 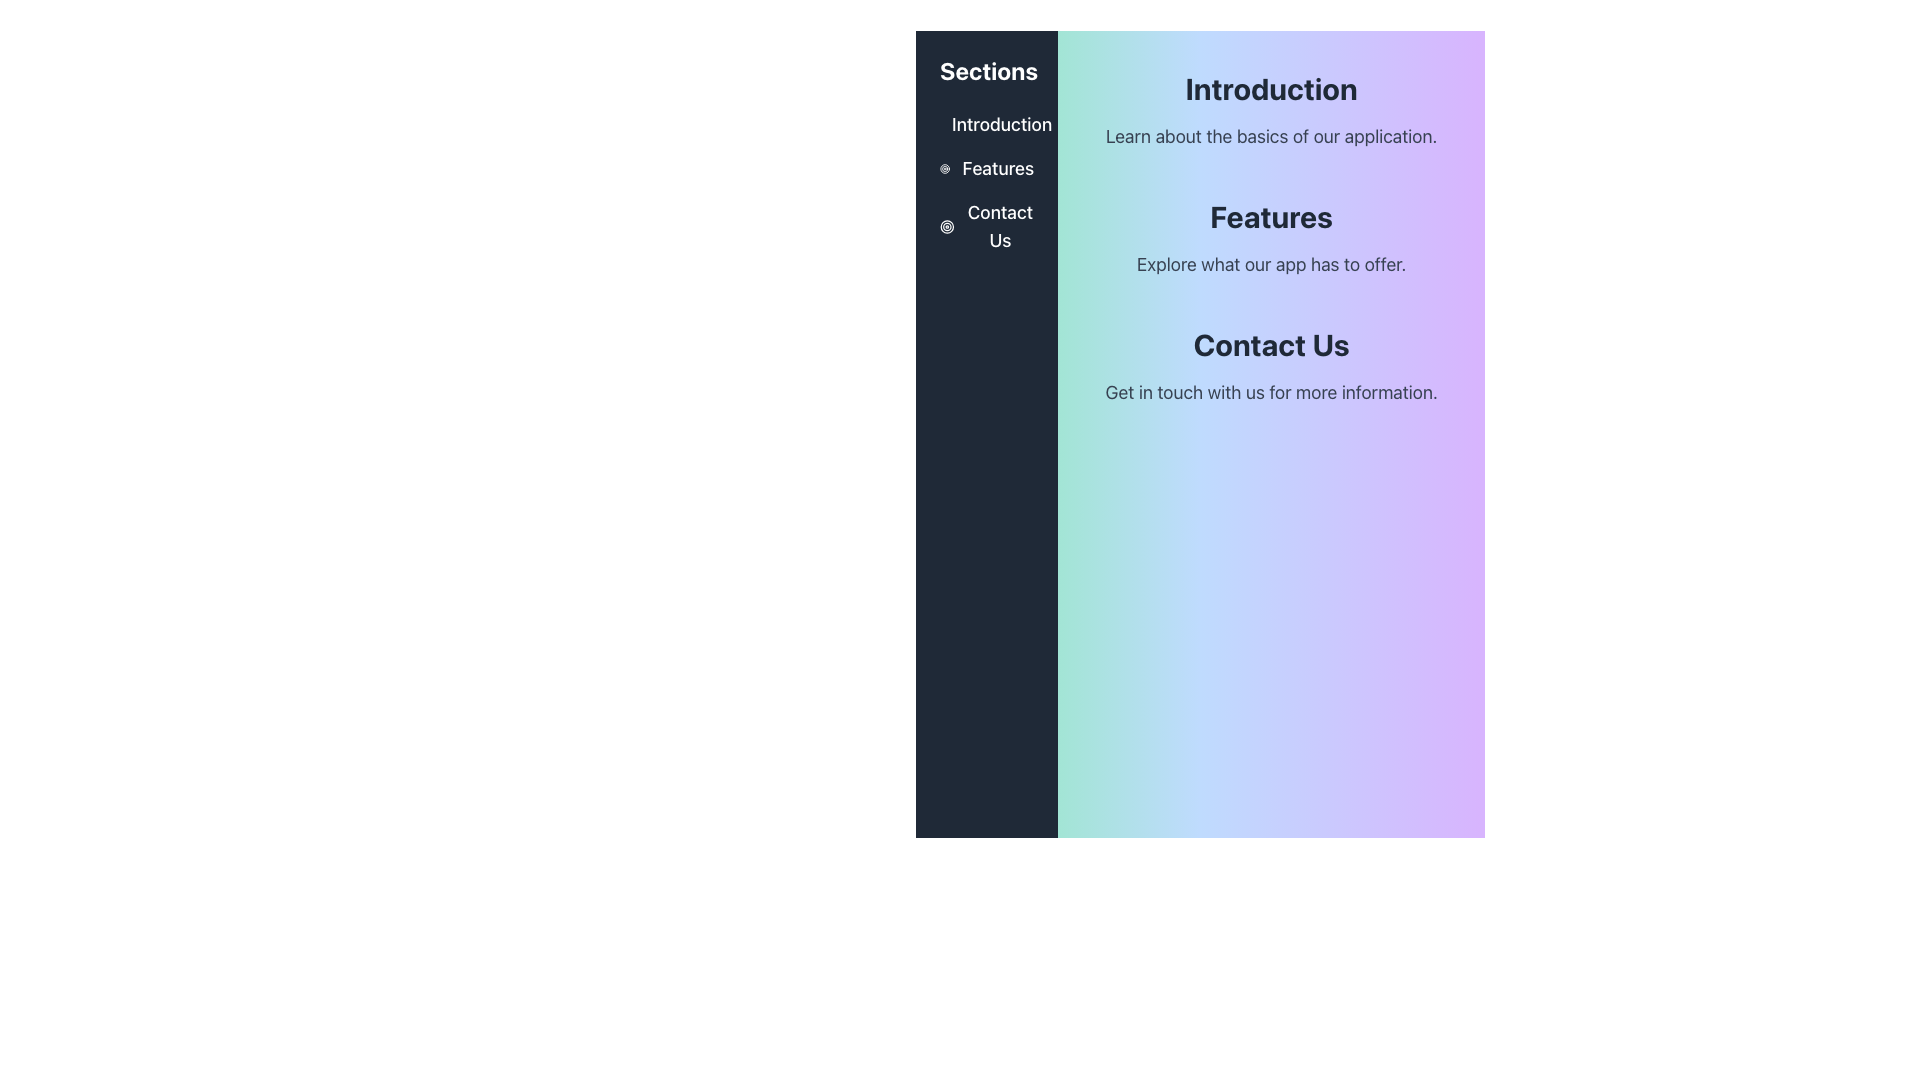 What do you see at coordinates (987, 182) in the screenshot?
I see `the 'Features' navigation link located in the left sidebar underneath the 'Sections' heading` at bounding box center [987, 182].